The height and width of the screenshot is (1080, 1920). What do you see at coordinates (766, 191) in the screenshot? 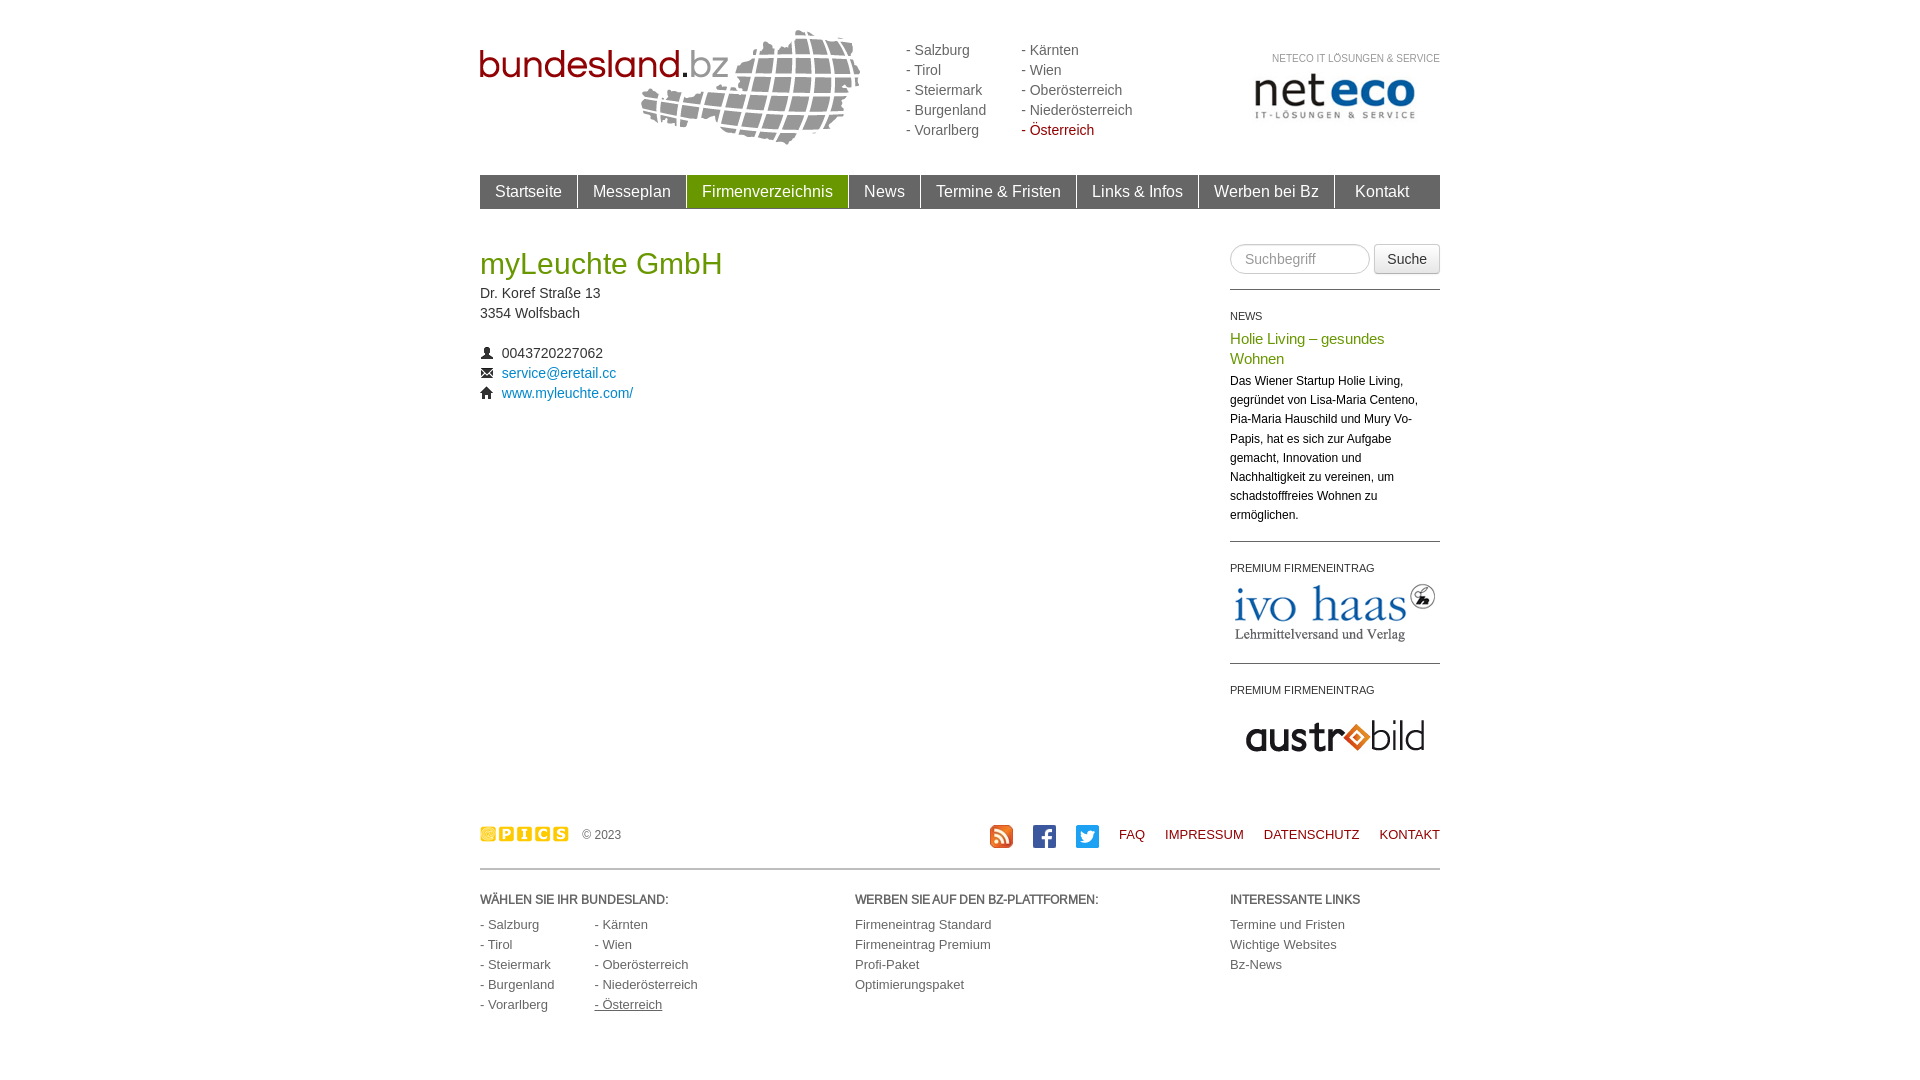
I see `'Firmenverzeichnis'` at bounding box center [766, 191].